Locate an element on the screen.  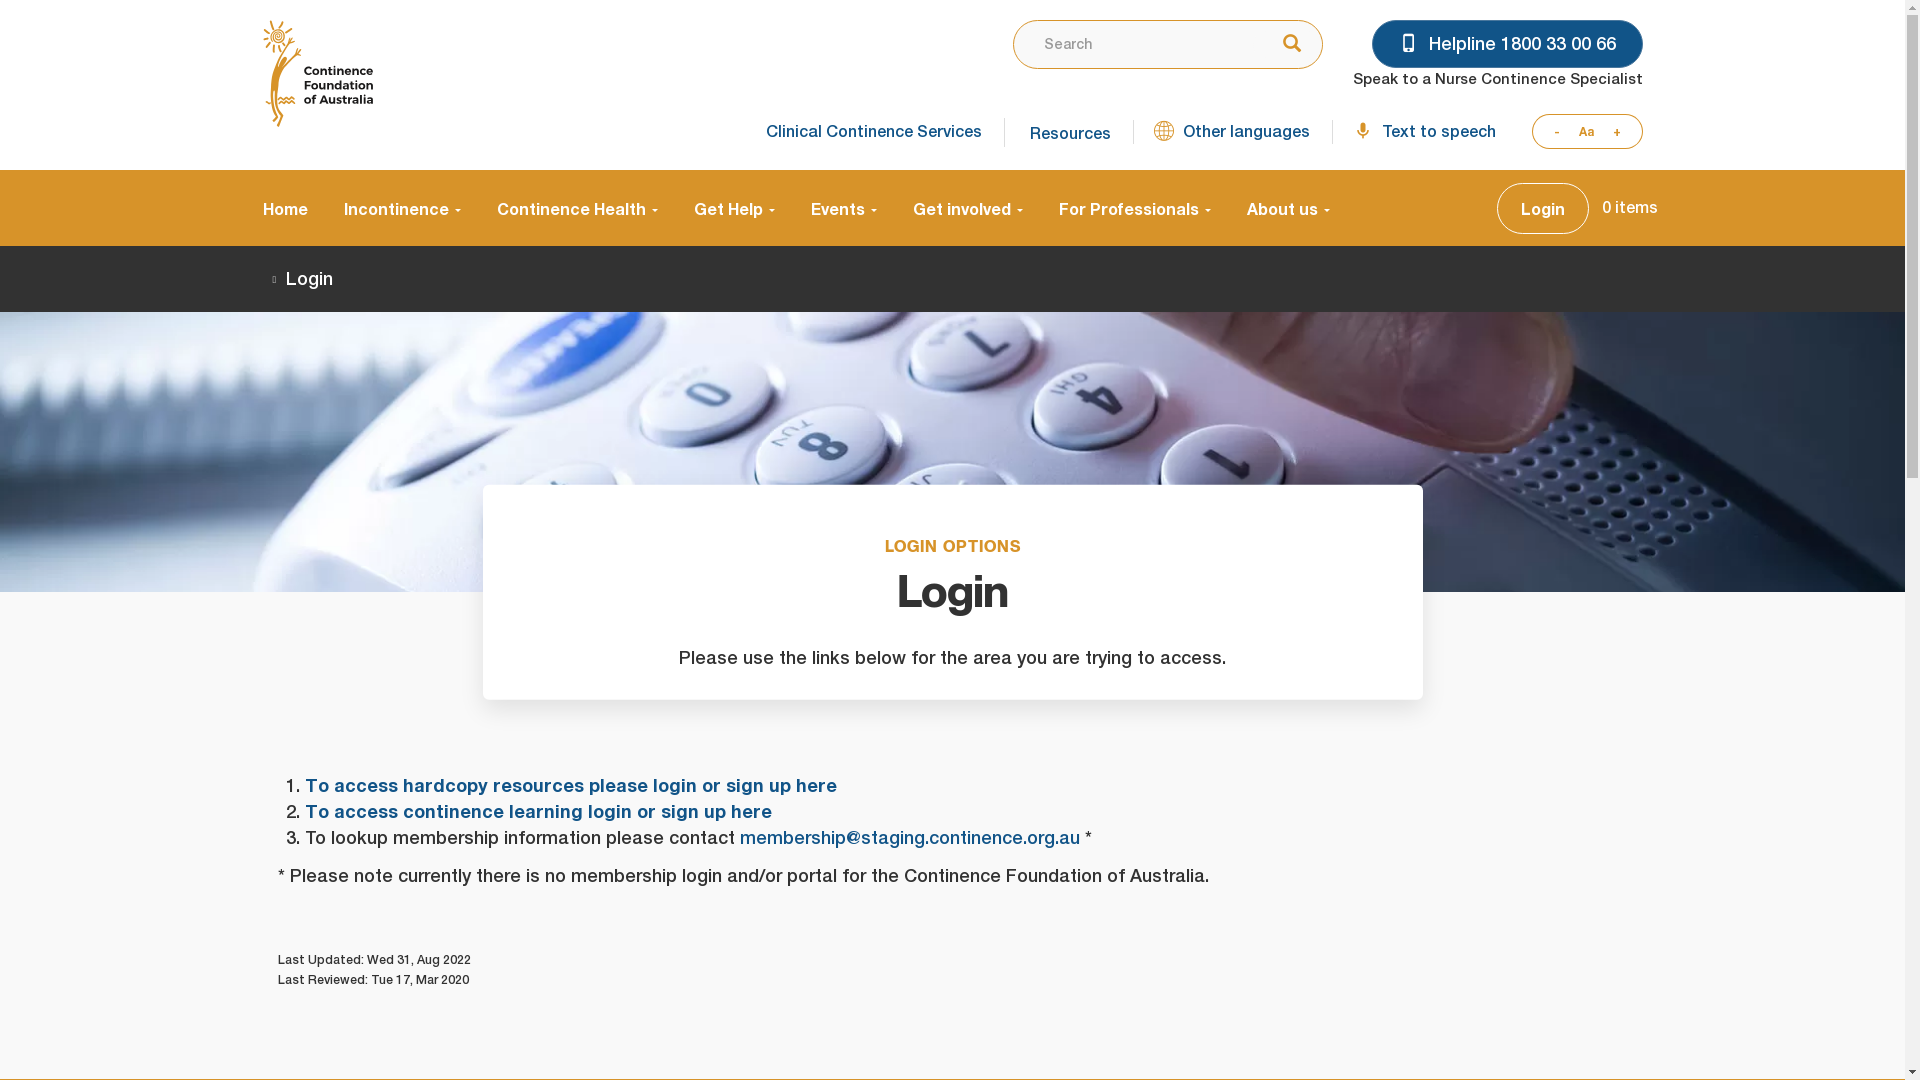
'Helpline 1800 33 00 66' is located at coordinates (1507, 43).